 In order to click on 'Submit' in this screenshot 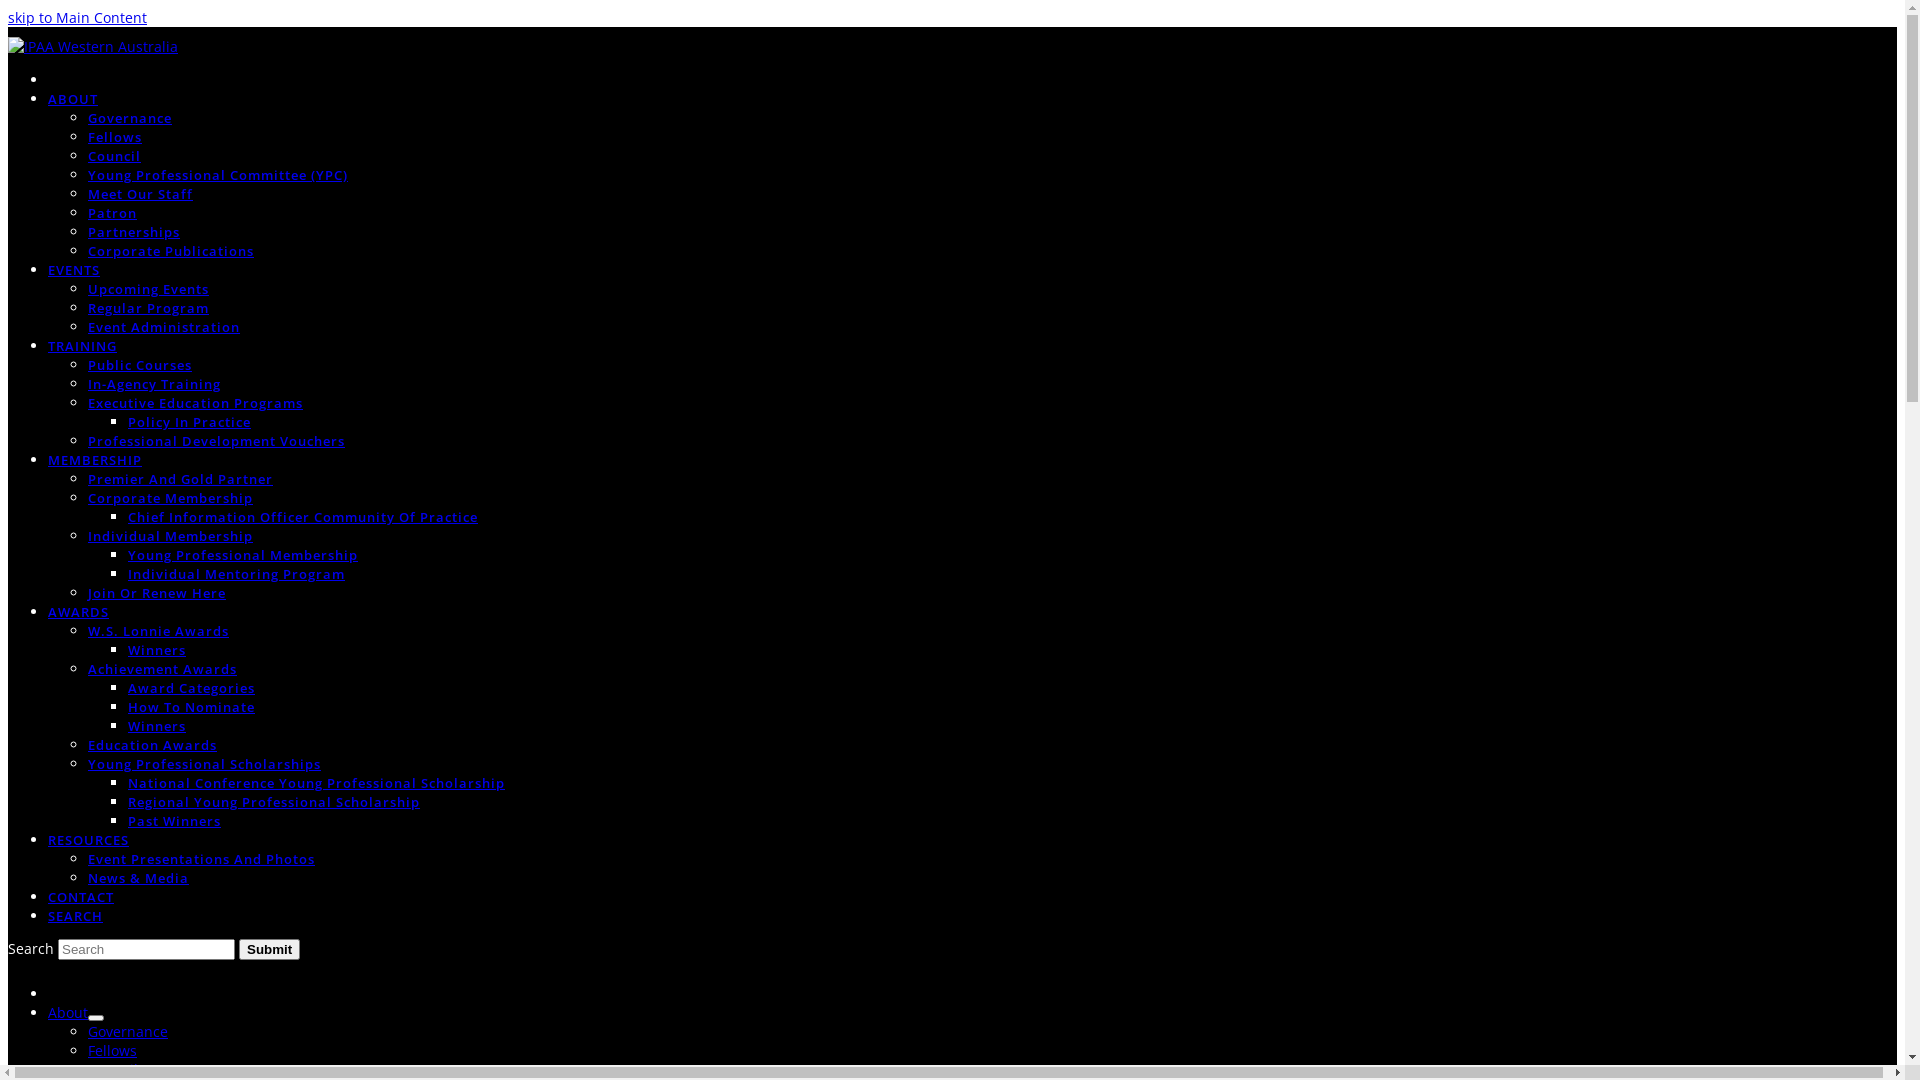, I will do `click(268, 948)`.